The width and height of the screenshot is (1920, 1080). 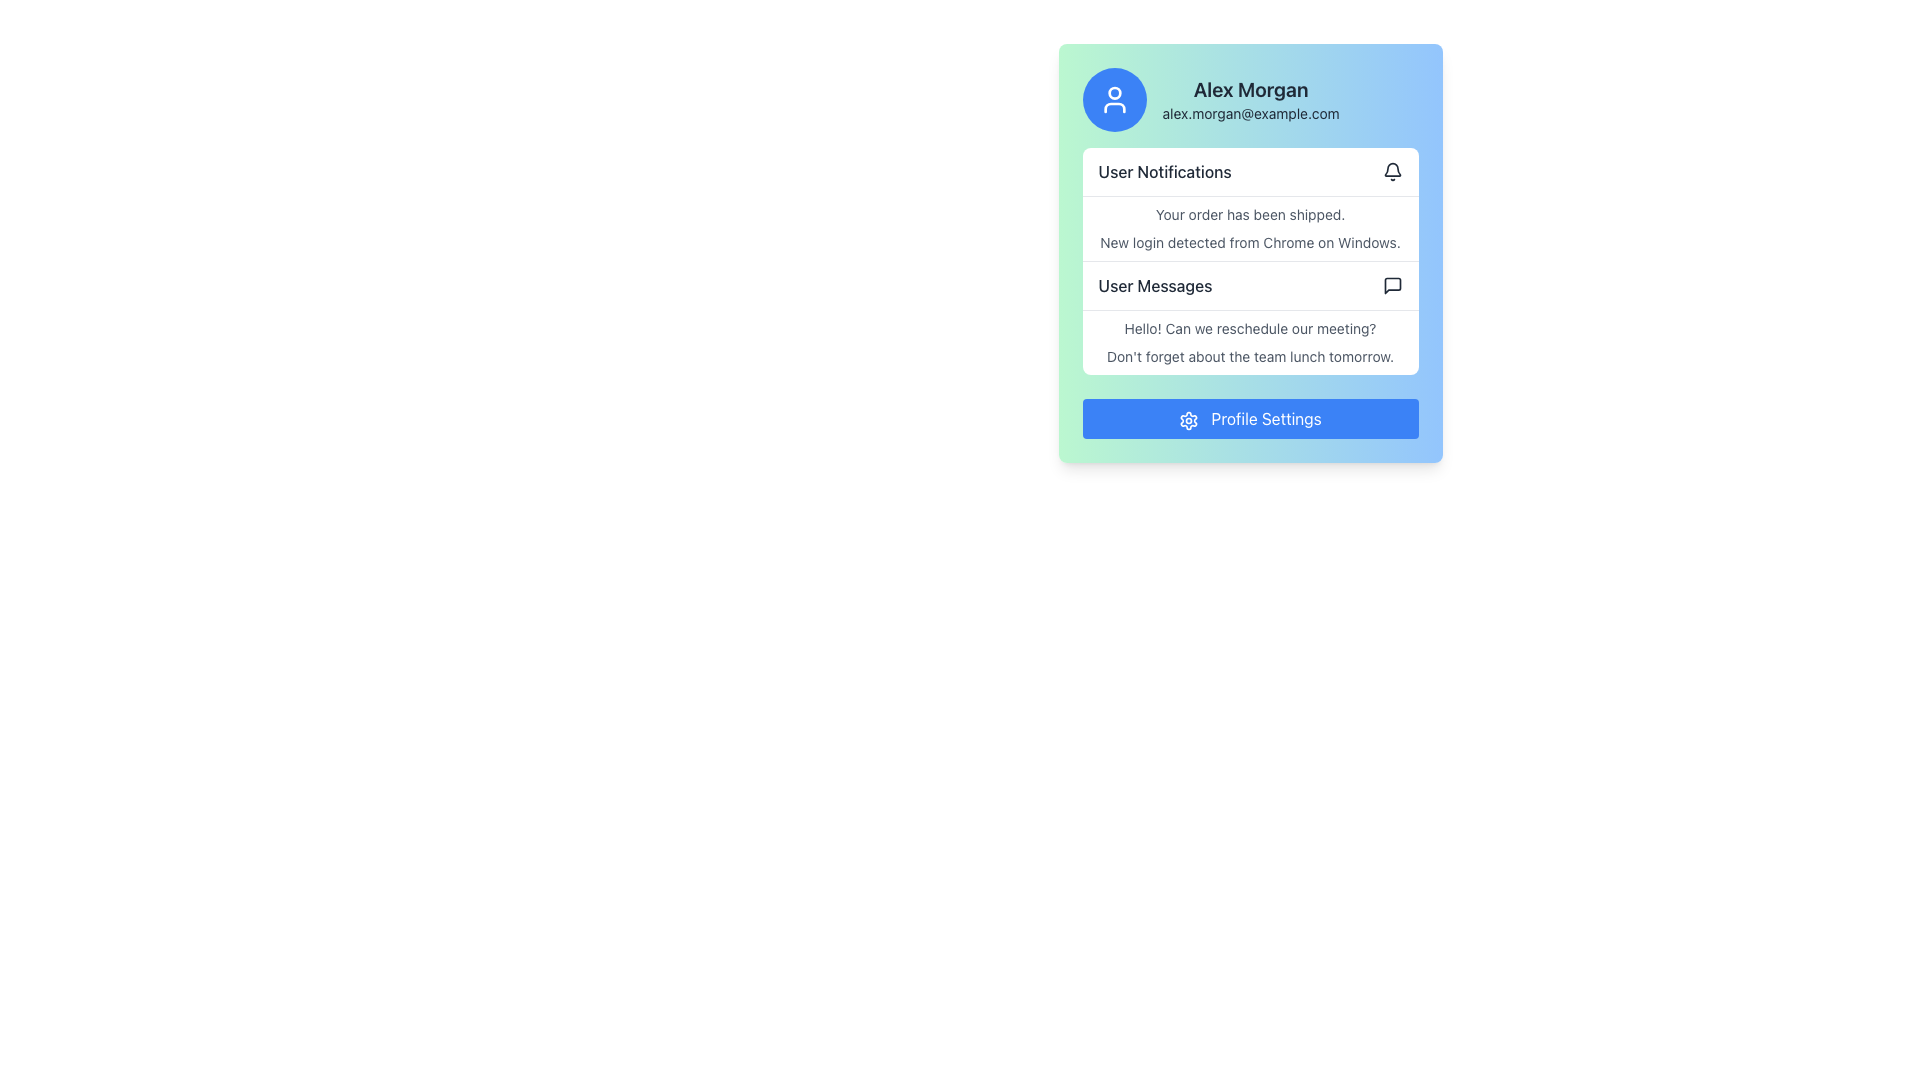 I want to click on the notification bell icon, which is a minimalistic line art representation located in the upper-right portion of the notification card, adjacent to the 'User Notifications' title, so click(x=1391, y=168).